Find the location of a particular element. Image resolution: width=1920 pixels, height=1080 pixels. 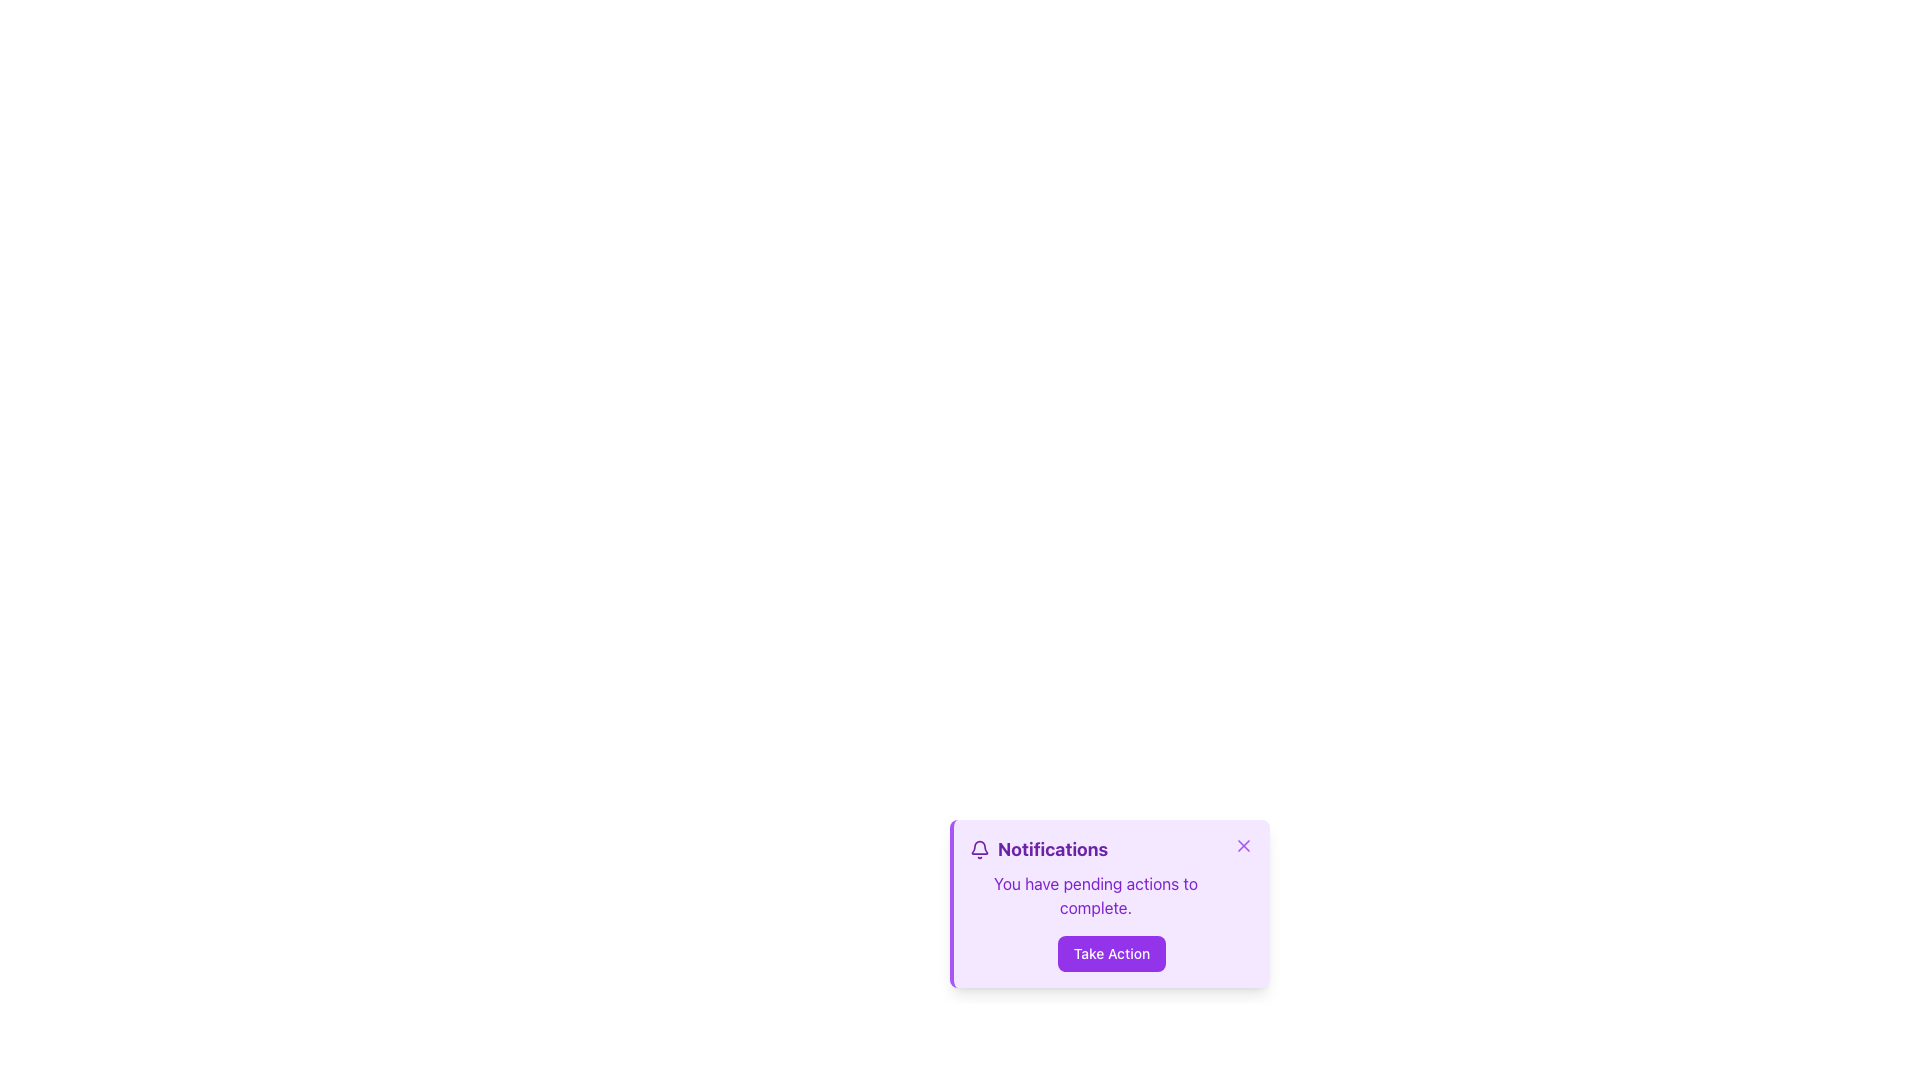

the rectangular button with a purple background and white text 'Take Action' is located at coordinates (1111, 952).